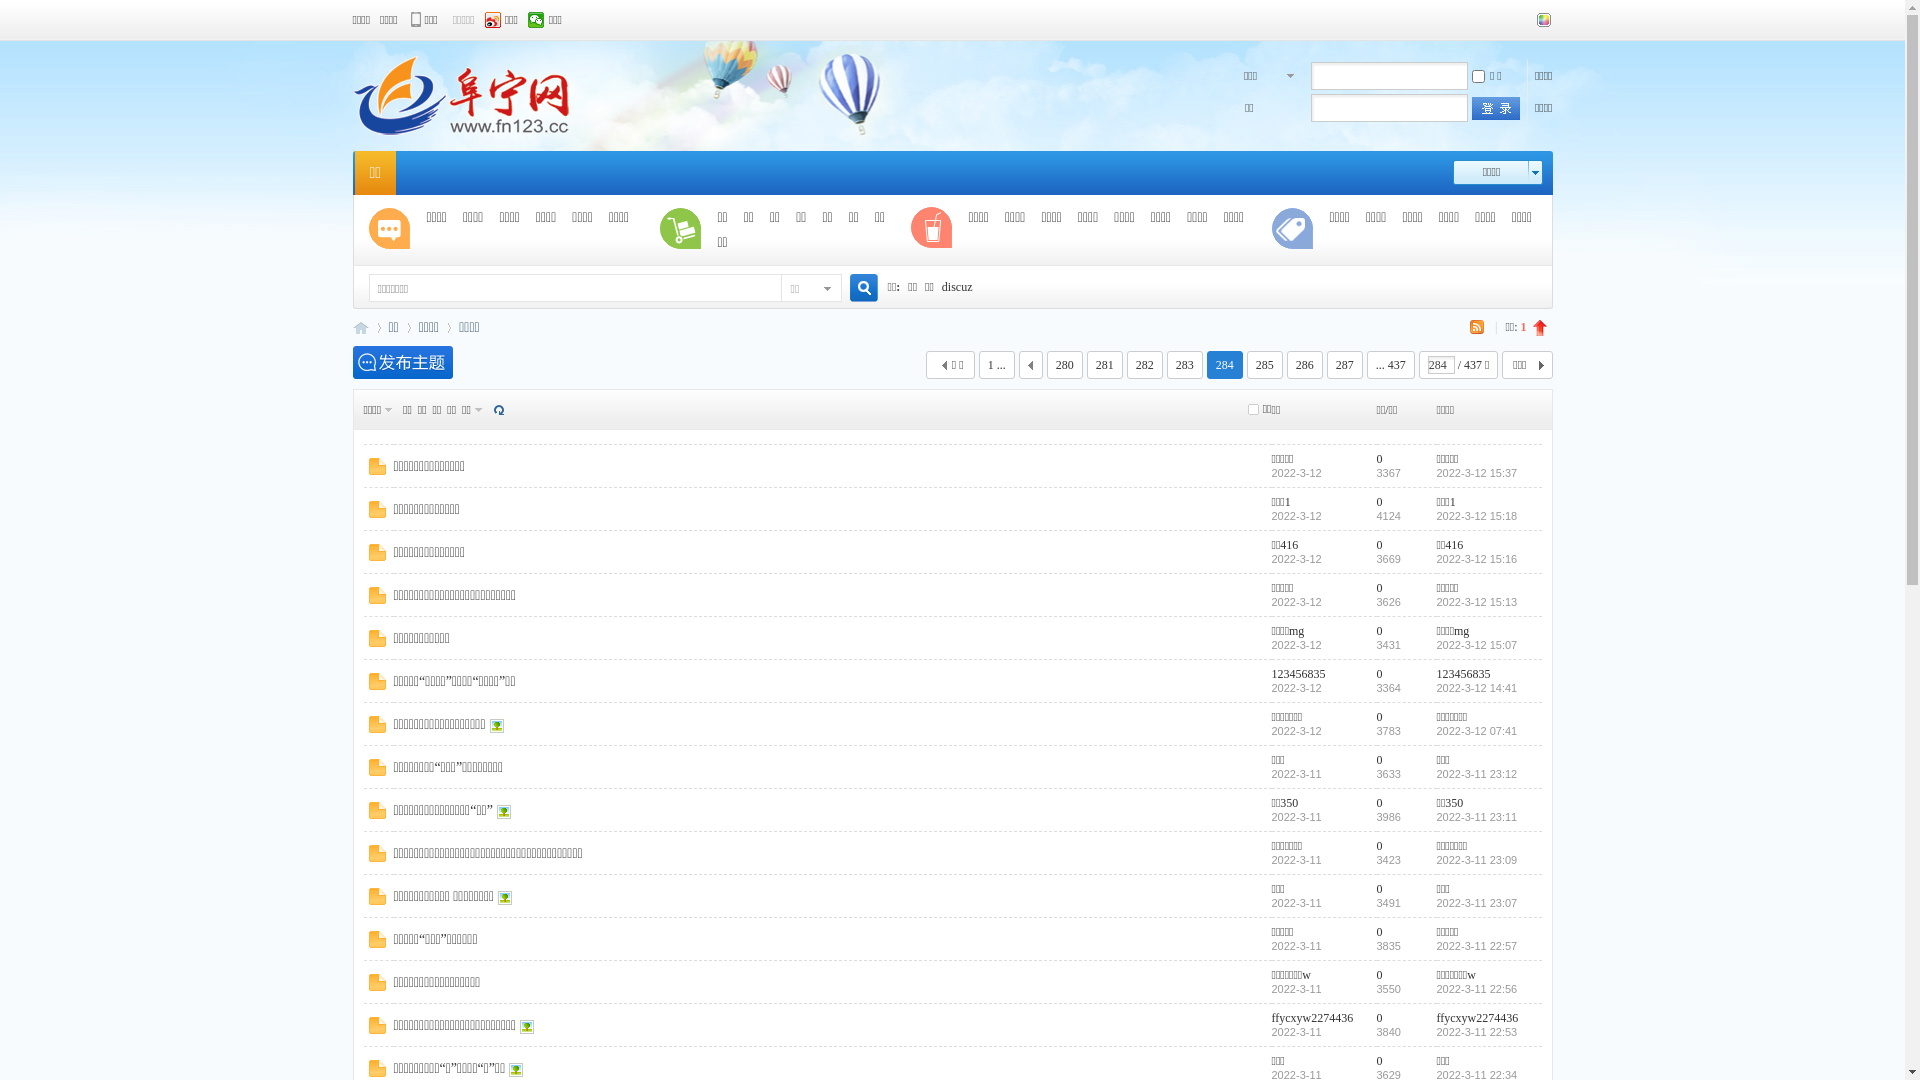  What do you see at coordinates (1434, 773) in the screenshot?
I see `'2022-3-11 23:12'` at bounding box center [1434, 773].